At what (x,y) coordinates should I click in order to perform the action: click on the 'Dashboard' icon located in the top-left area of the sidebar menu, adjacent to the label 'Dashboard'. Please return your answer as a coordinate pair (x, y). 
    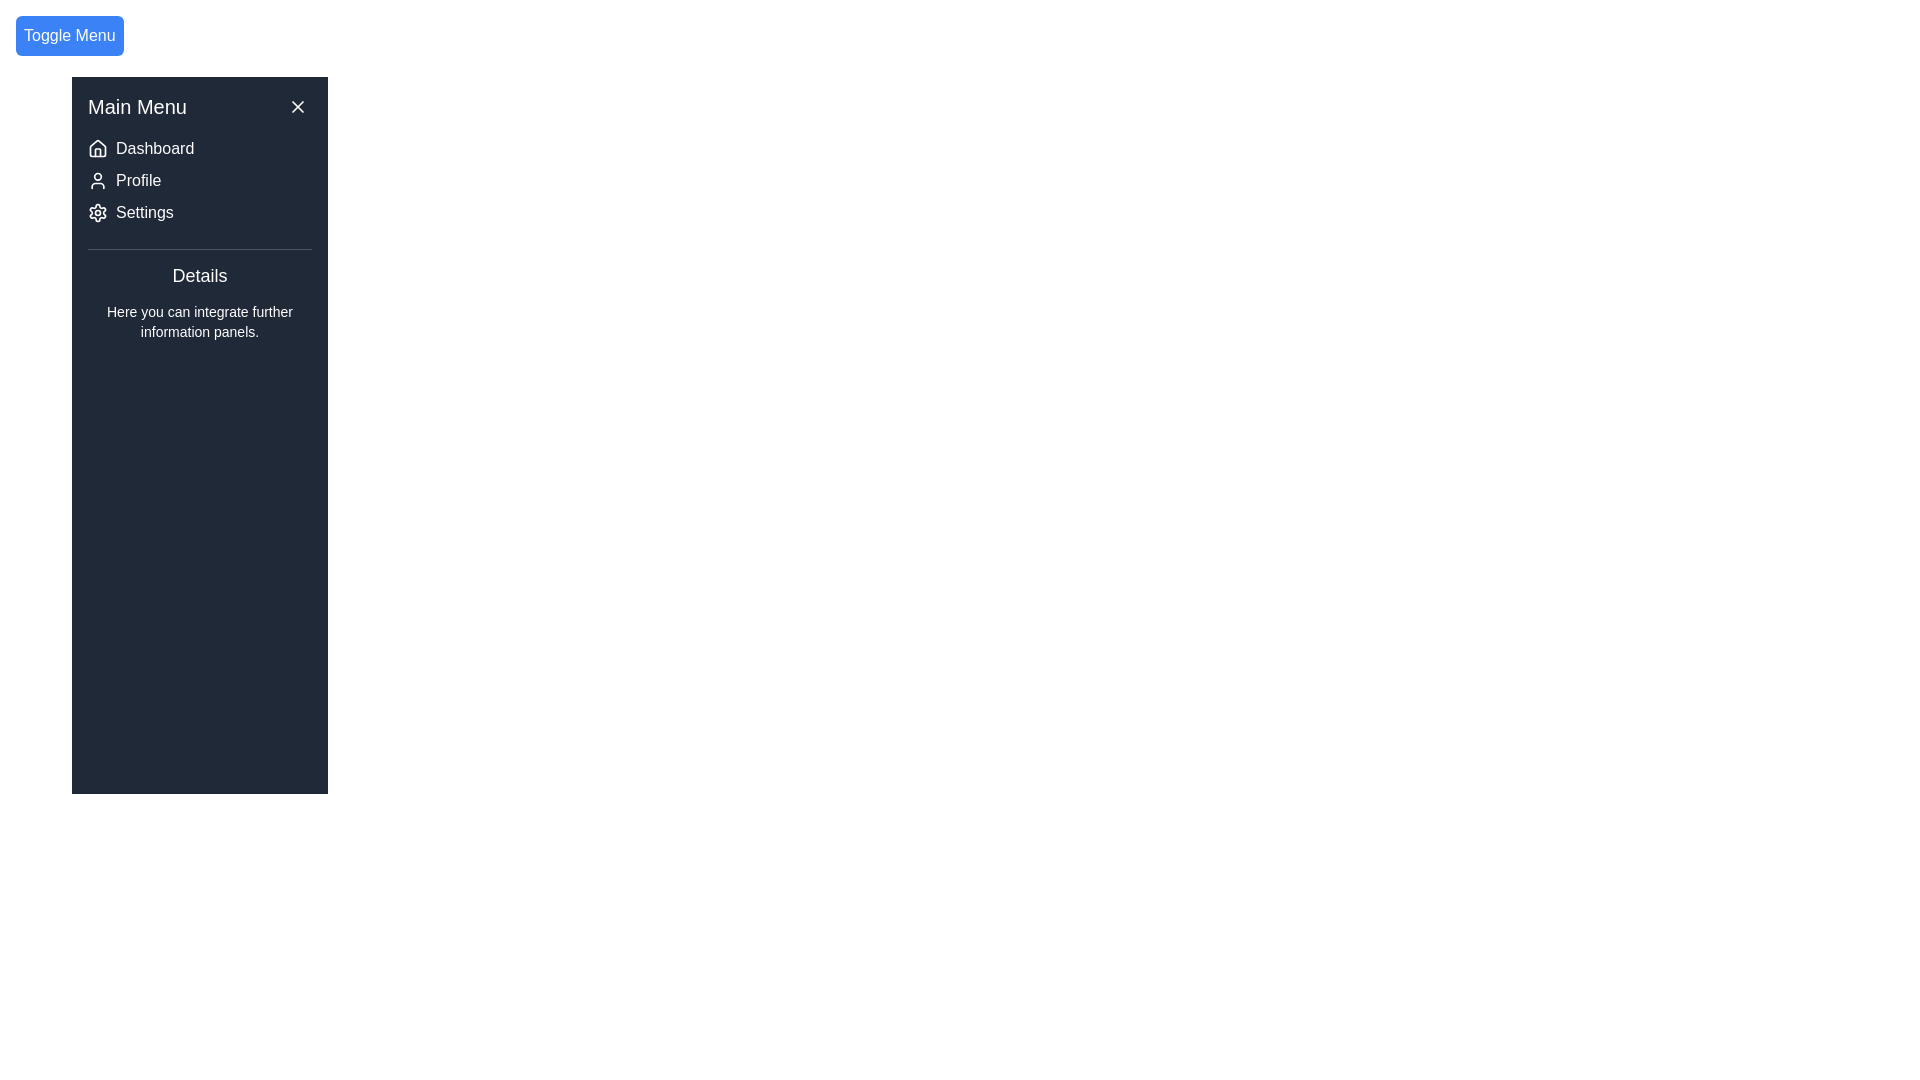
    Looking at the image, I should click on (96, 148).